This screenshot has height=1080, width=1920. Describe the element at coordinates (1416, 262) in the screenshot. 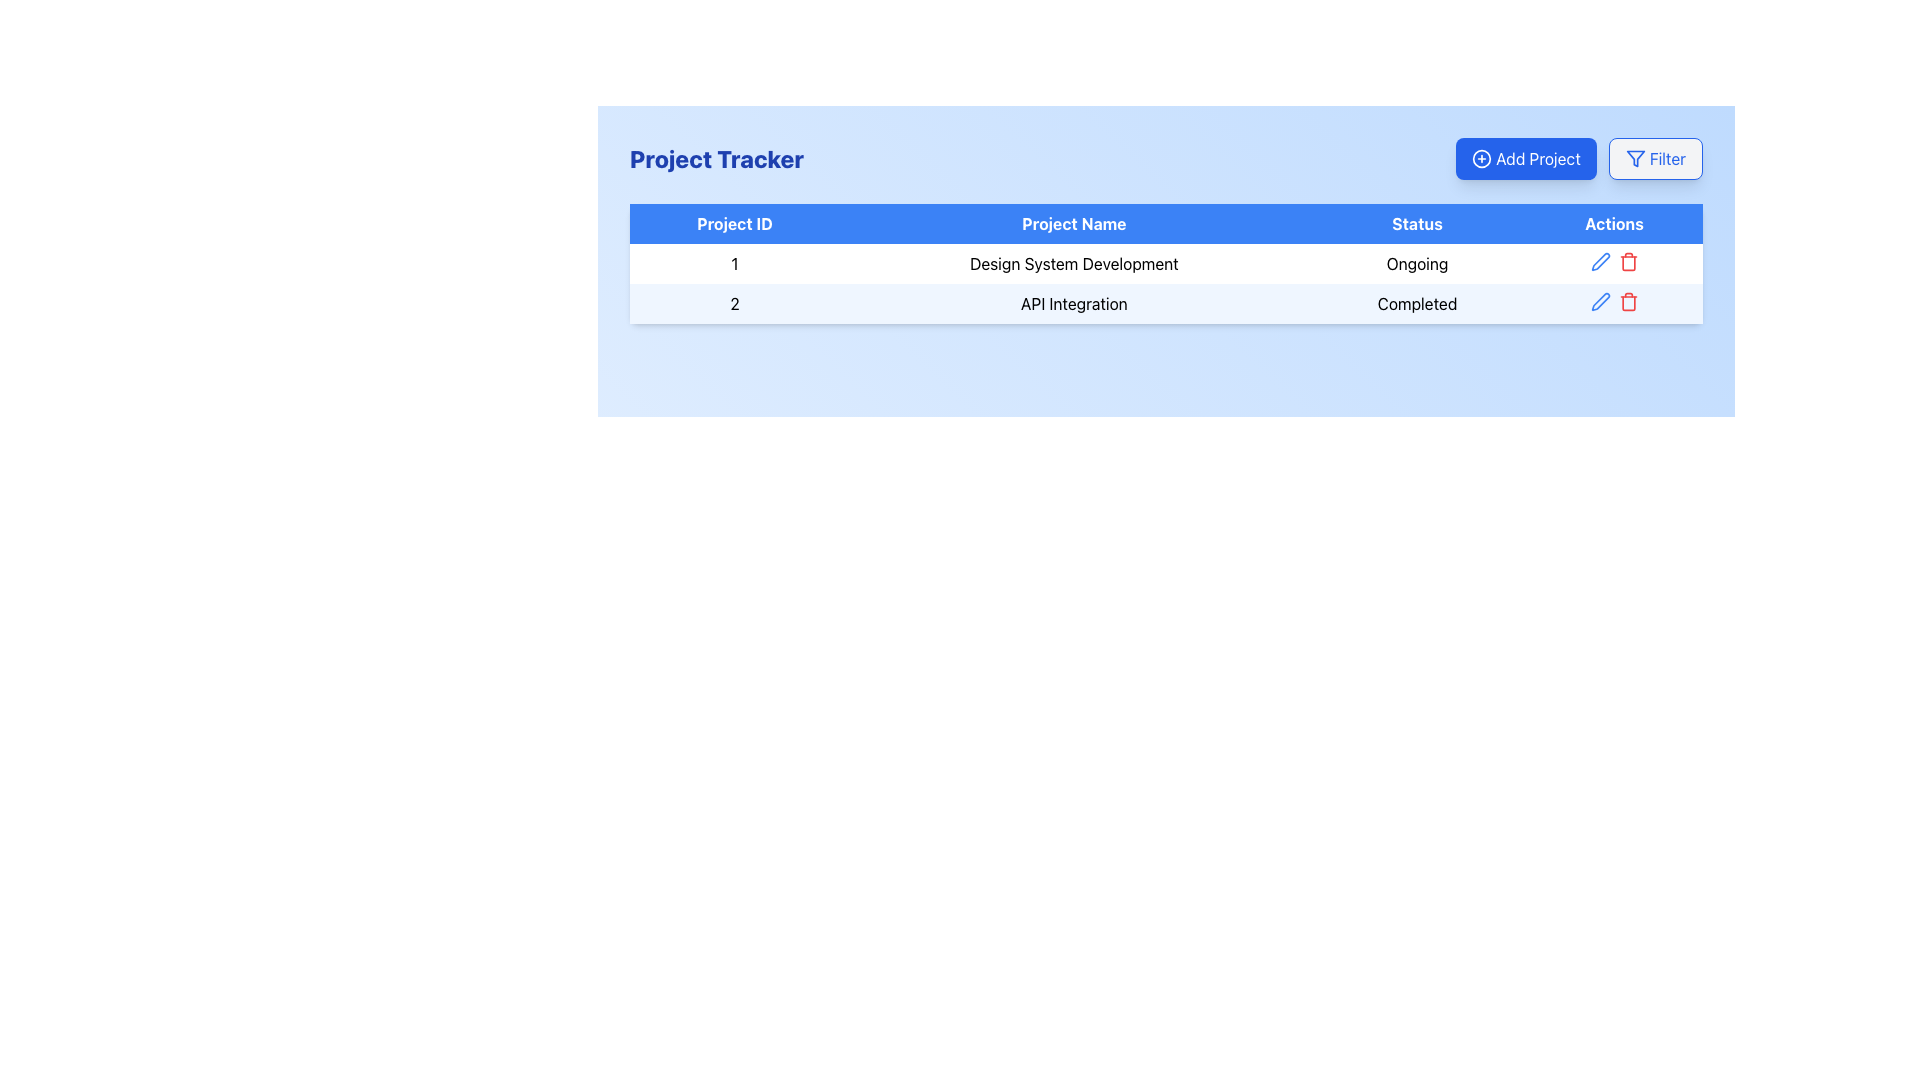

I see `displayed text of the status indicator in the 'Status' column of the first row, which shows 'Ongoing'` at that location.